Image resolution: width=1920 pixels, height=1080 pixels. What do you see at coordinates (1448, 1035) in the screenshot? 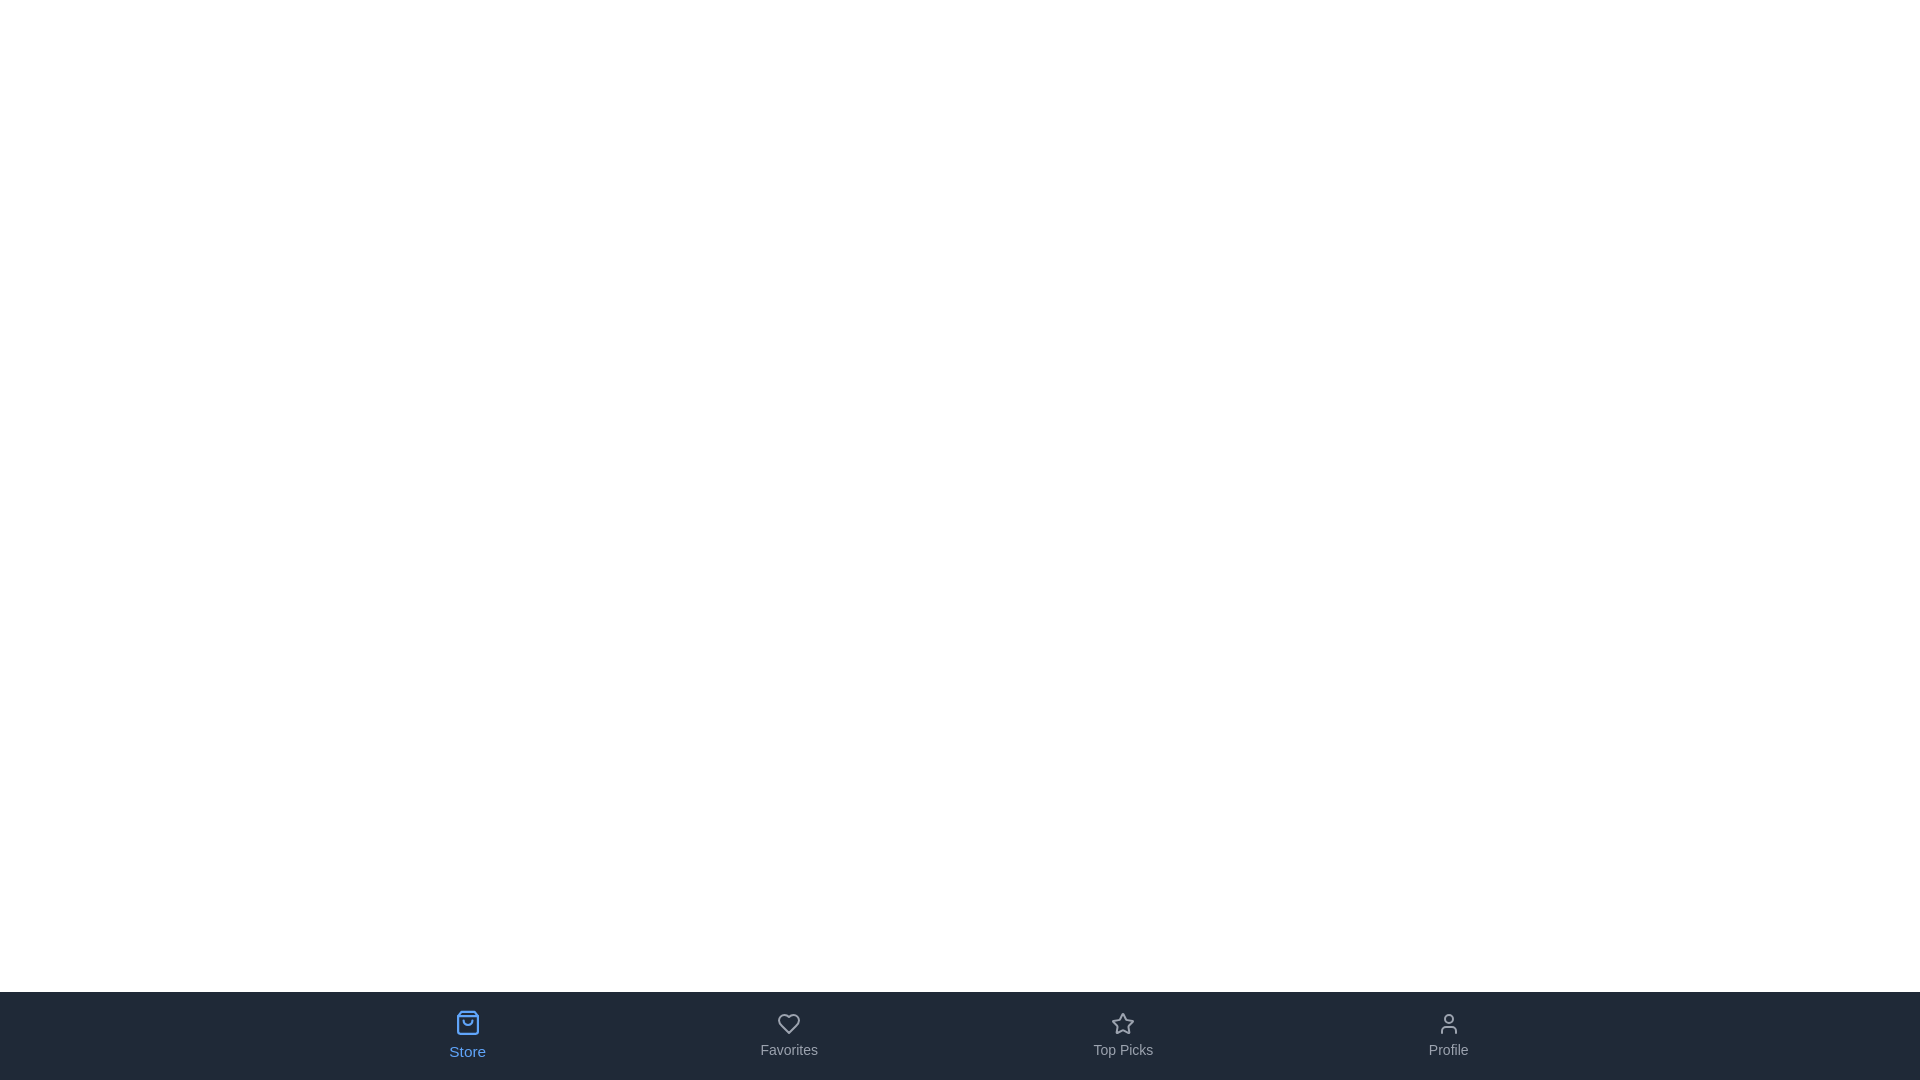
I see `the tab labeled Profile` at bounding box center [1448, 1035].